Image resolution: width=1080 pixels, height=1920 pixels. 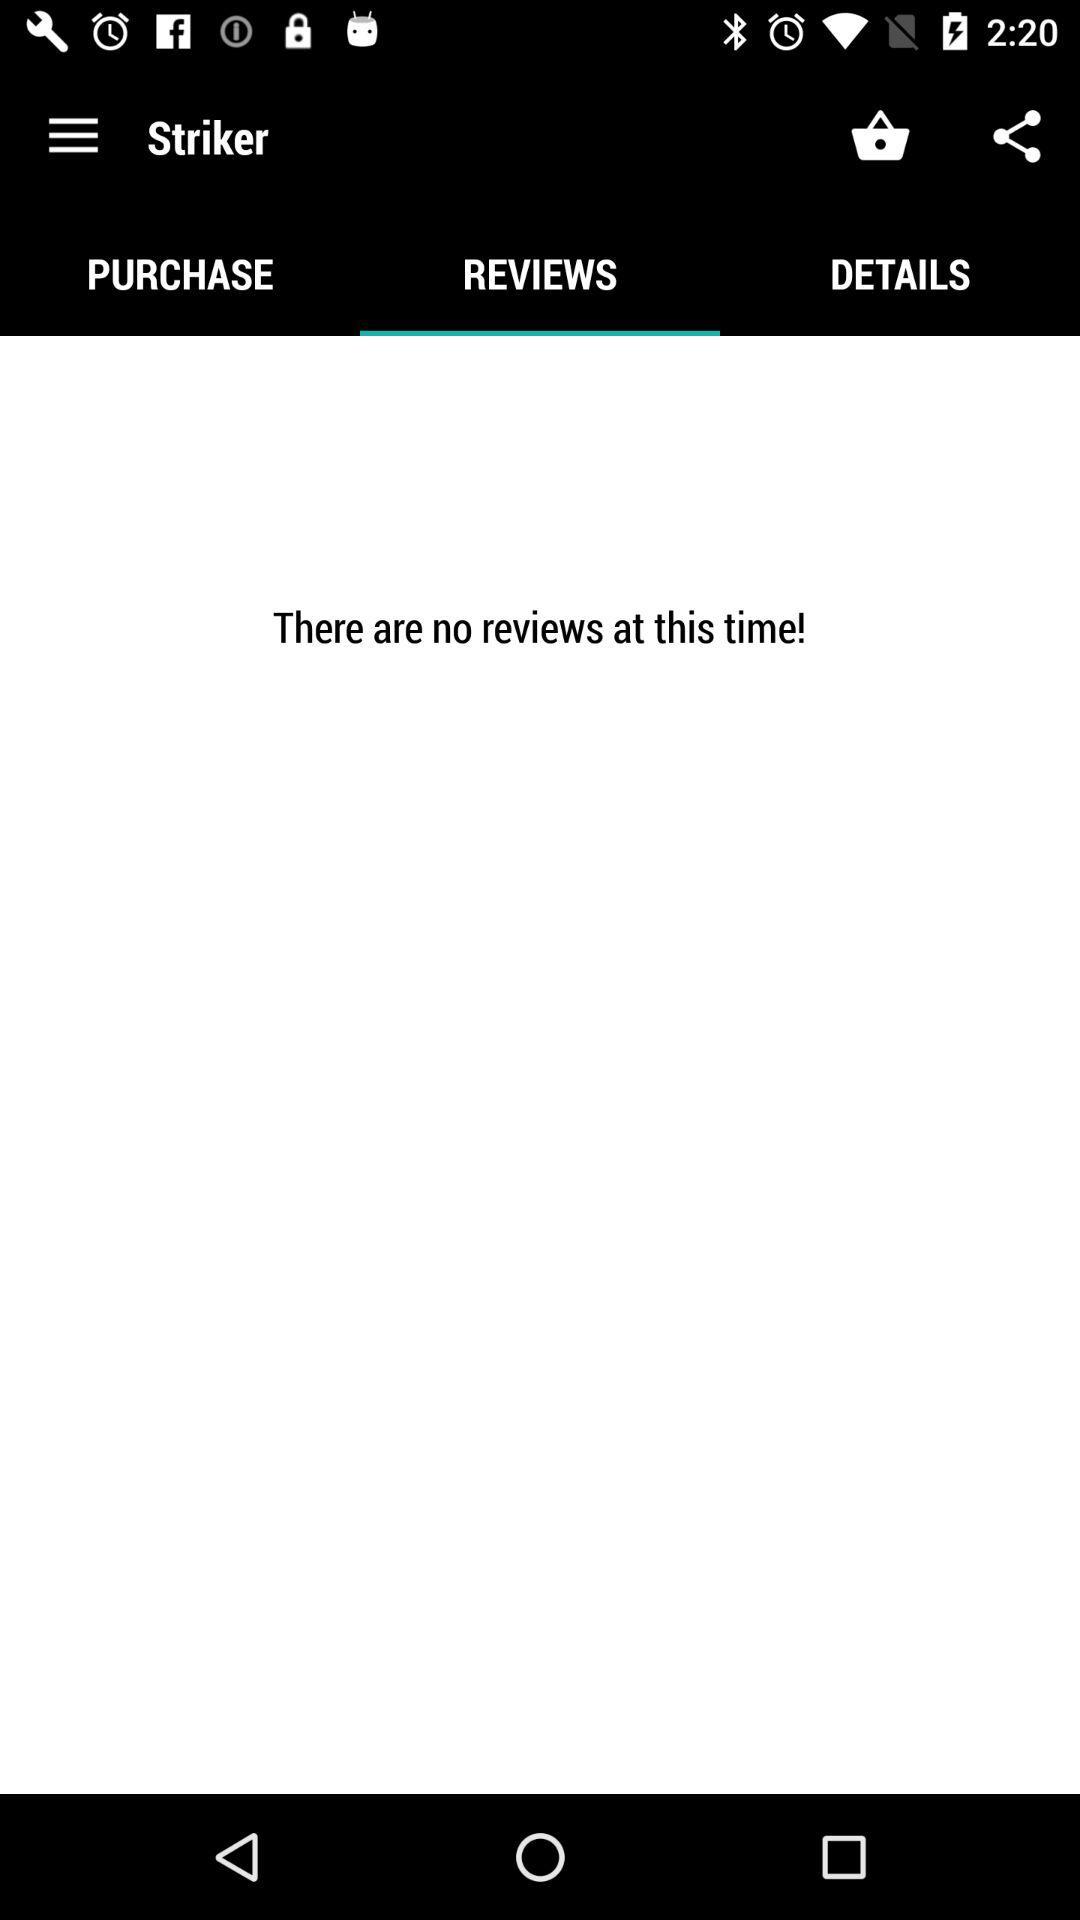 I want to click on the icon to the left of the striker item, so click(x=72, y=135).